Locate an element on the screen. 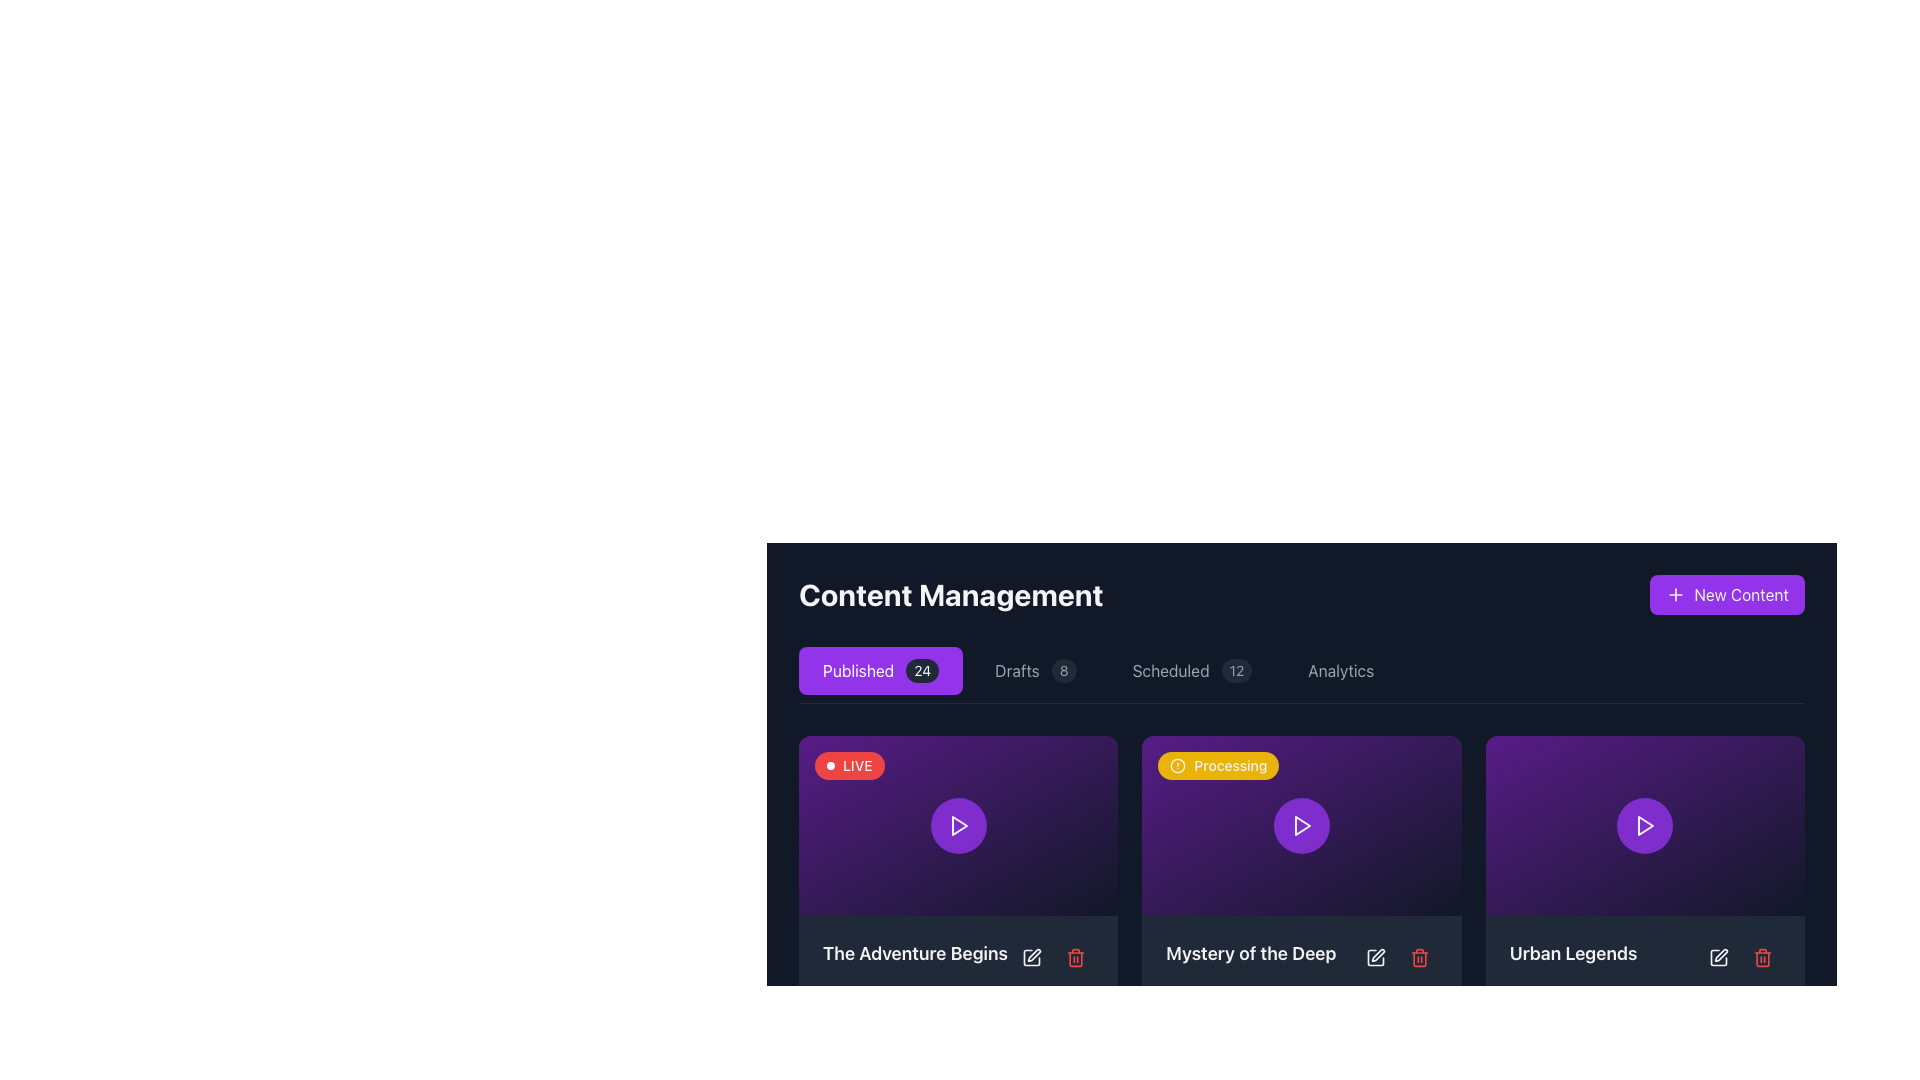 This screenshot has height=1080, width=1920. the 'New Content' text label within the button located in the top-right corner of the interface is located at coordinates (1740, 593).